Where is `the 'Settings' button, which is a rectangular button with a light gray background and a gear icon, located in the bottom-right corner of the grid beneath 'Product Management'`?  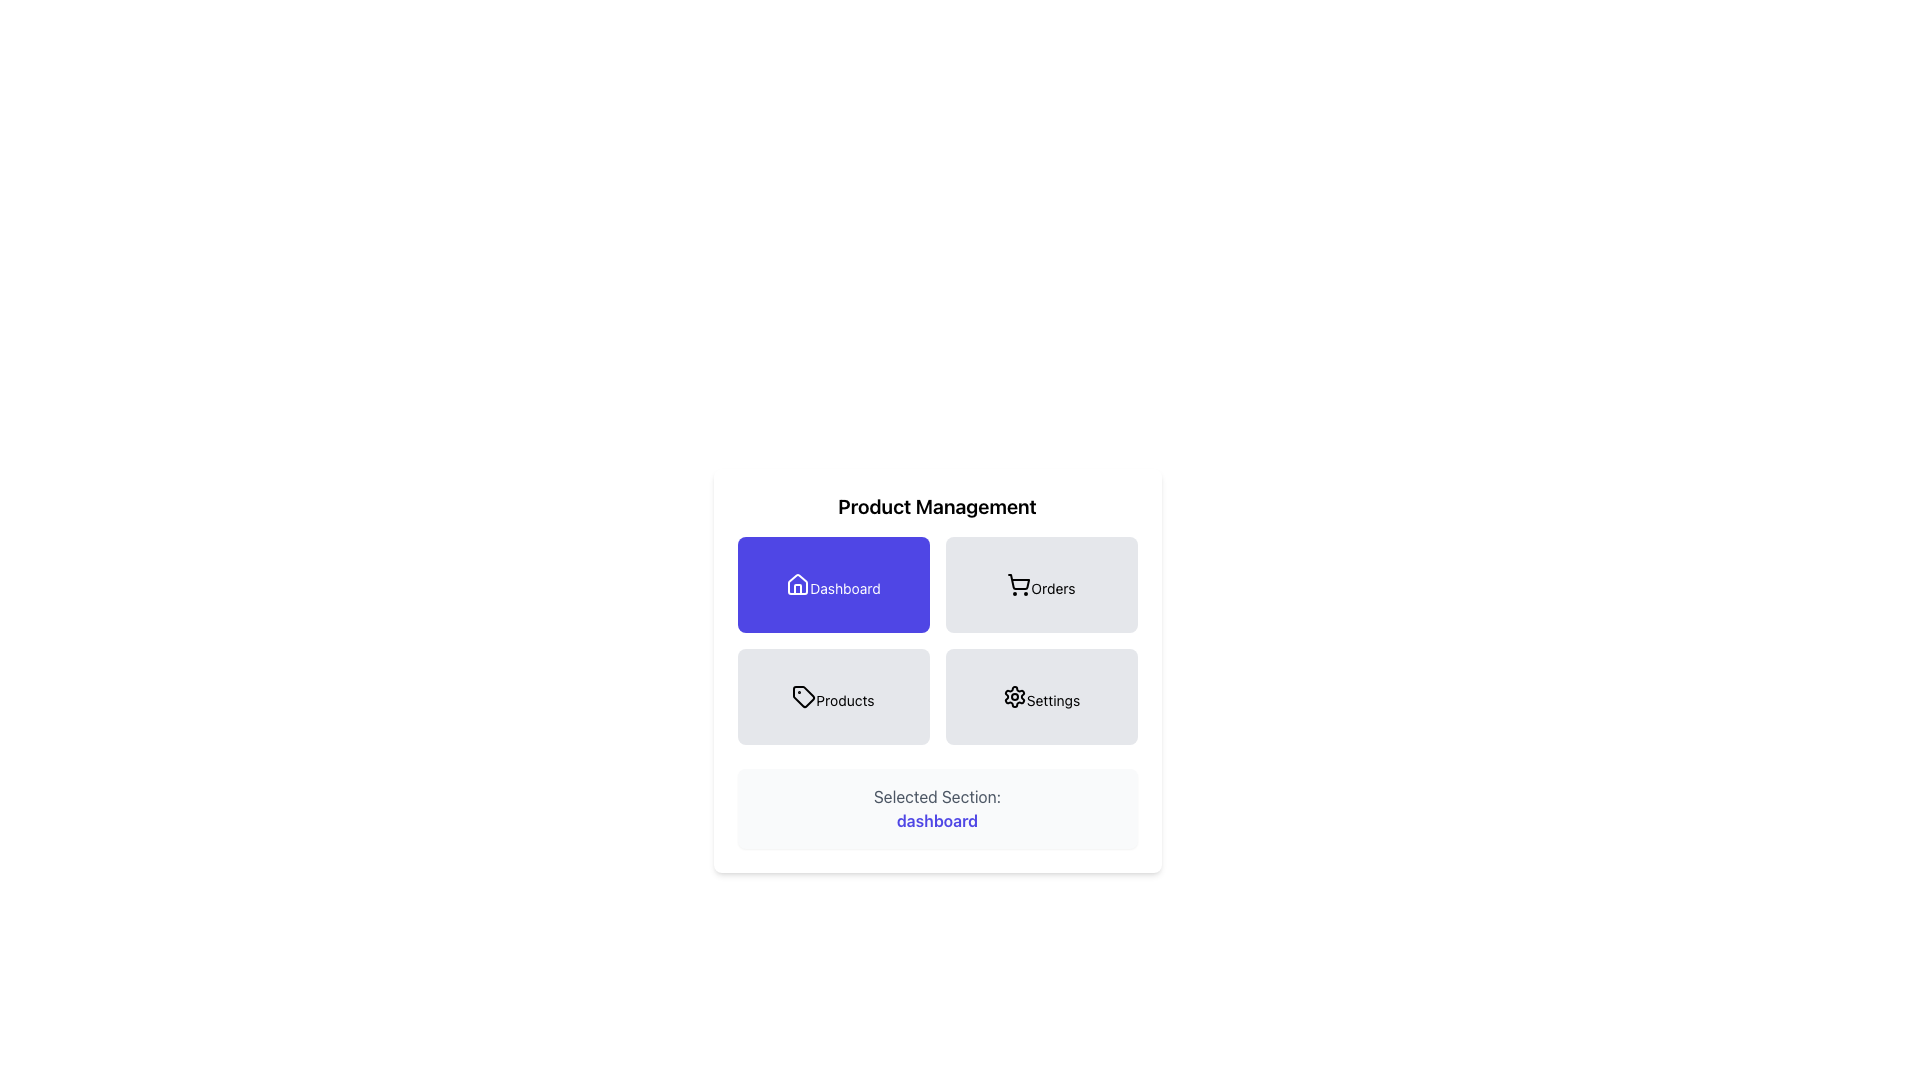
the 'Settings' button, which is a rectangular button with a light gray background and a gear icon, located in the bottom-right corner of the grid beneath 'Product Management' is located at coordinates (1040, 696).